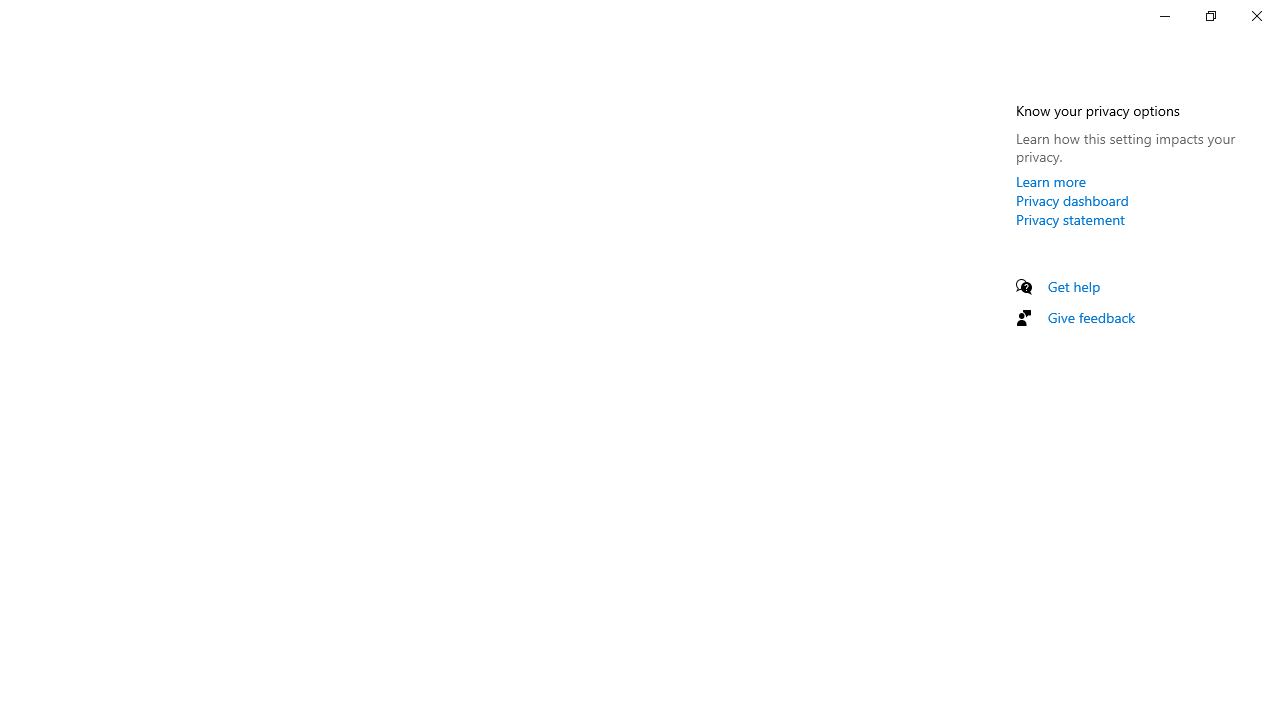  I want to click on 'Minimize Settings', so click(1164, 15).